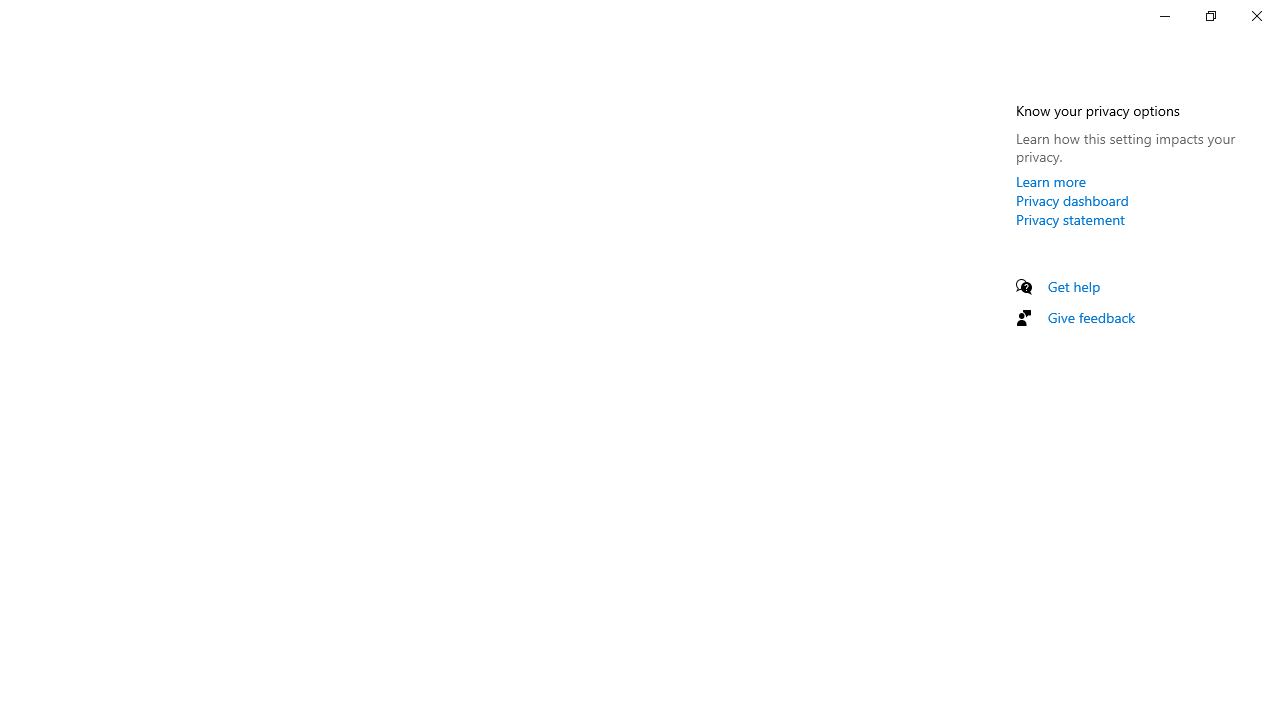  I want to click on 'Minimize Settings', so click(1164, 15).